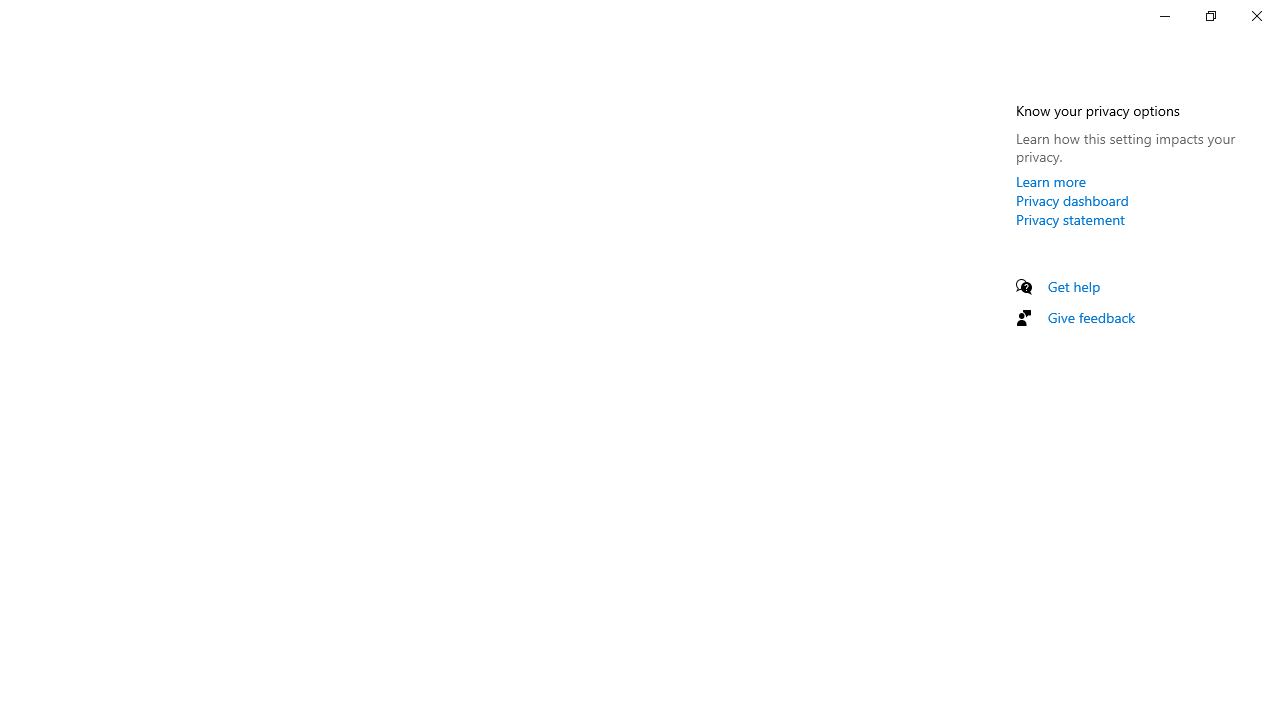  I want to click on 'Minimize Settings', so click(1164, 15).